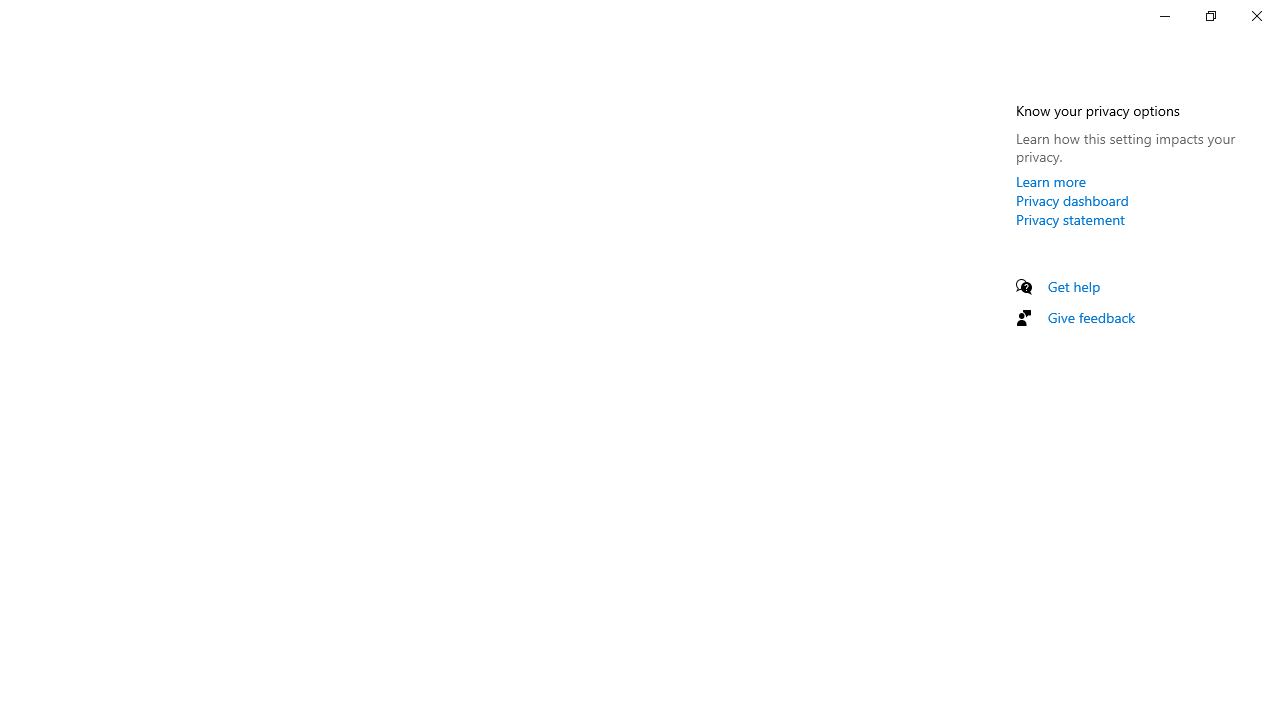  I want to click on 'Minimize Settings', so click(1164, 15).